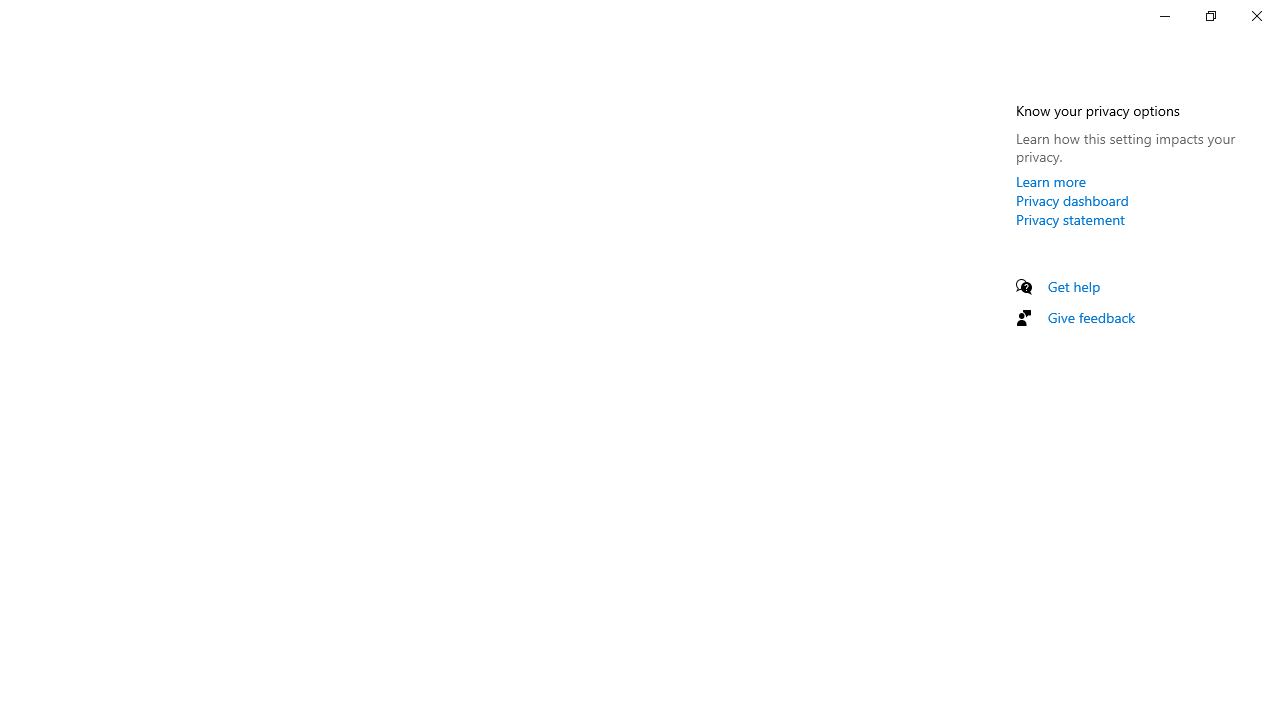  I want to click on 'Minimize Settings', so click(1164, 15).